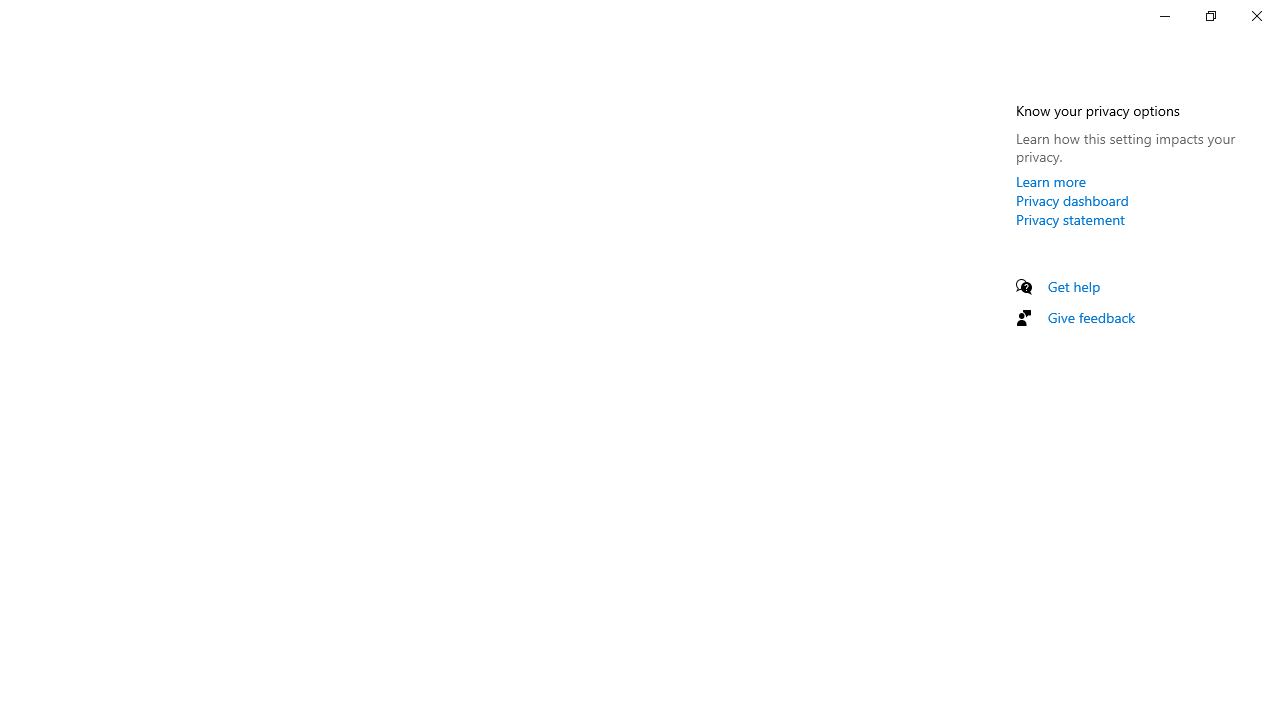  I want to click on 'Minimize Settings', so click(1164, 15).